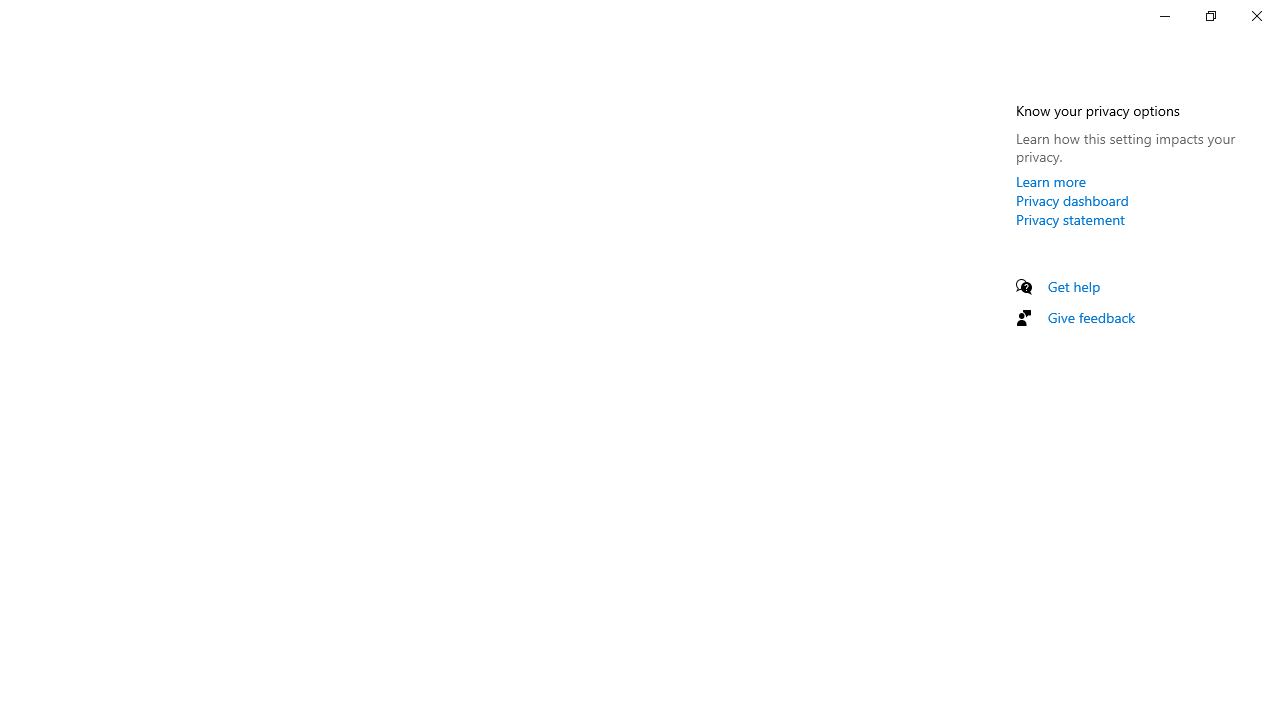  I want to click on 'Minimize Settings', so click(1164, 15).